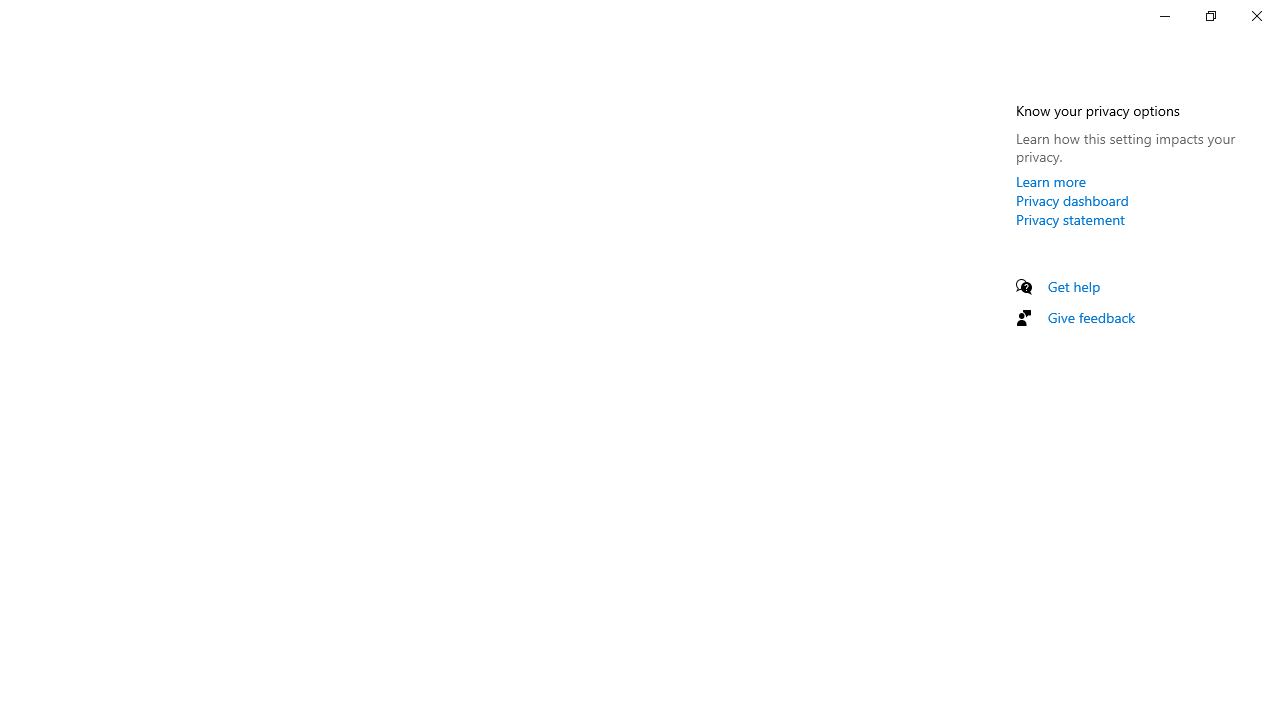  I want to click on 'Minimize Settings', so click(1164, 15).